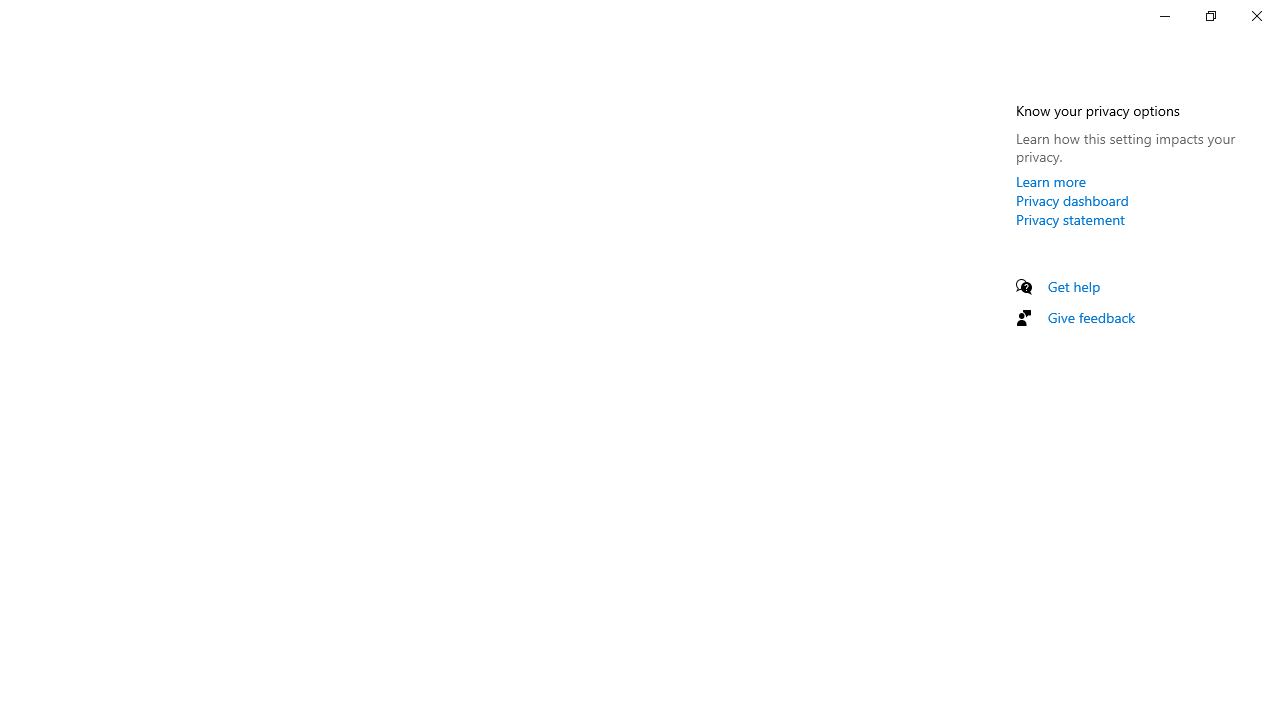  I want to click on 'Minimize Settings', so click(1164, 15).